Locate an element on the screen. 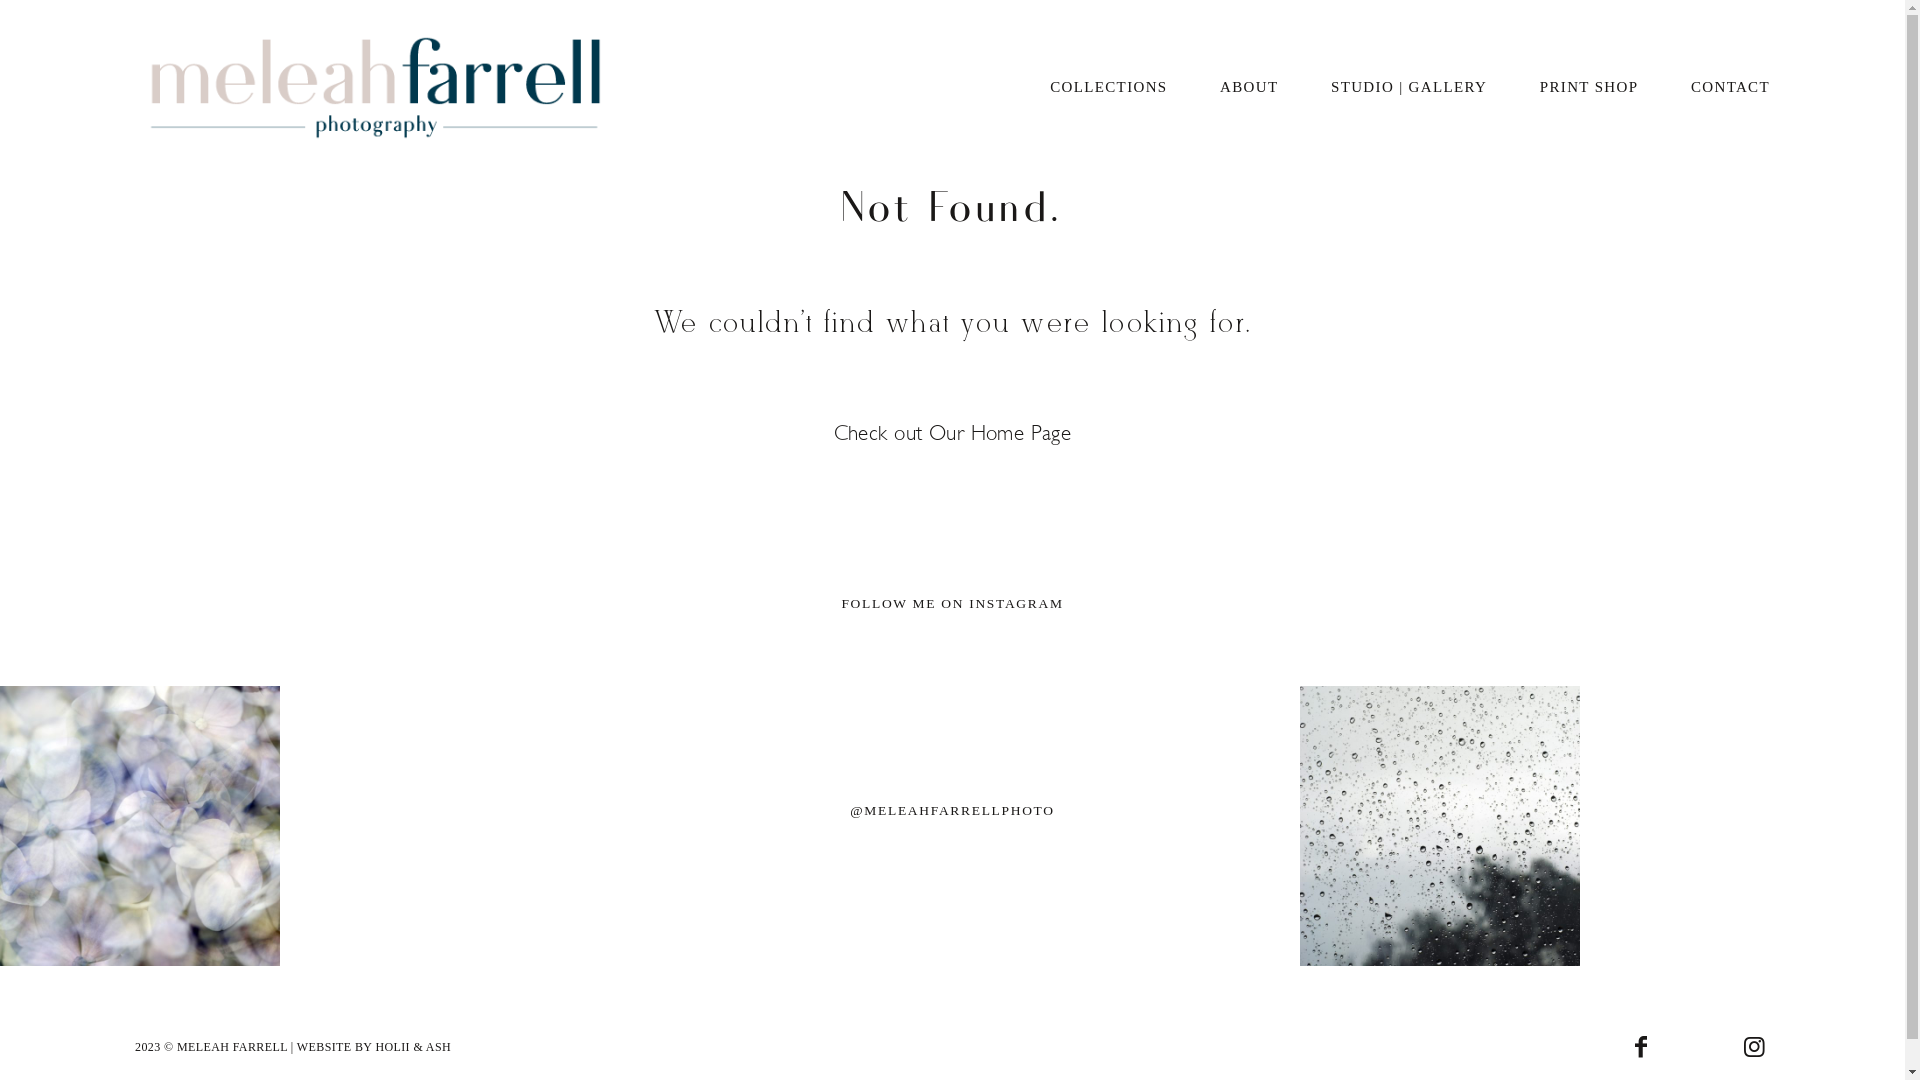 The height and width of the screenshot is (1080, 1920). 'CONTACT' is located at coordinates (1729, 87).